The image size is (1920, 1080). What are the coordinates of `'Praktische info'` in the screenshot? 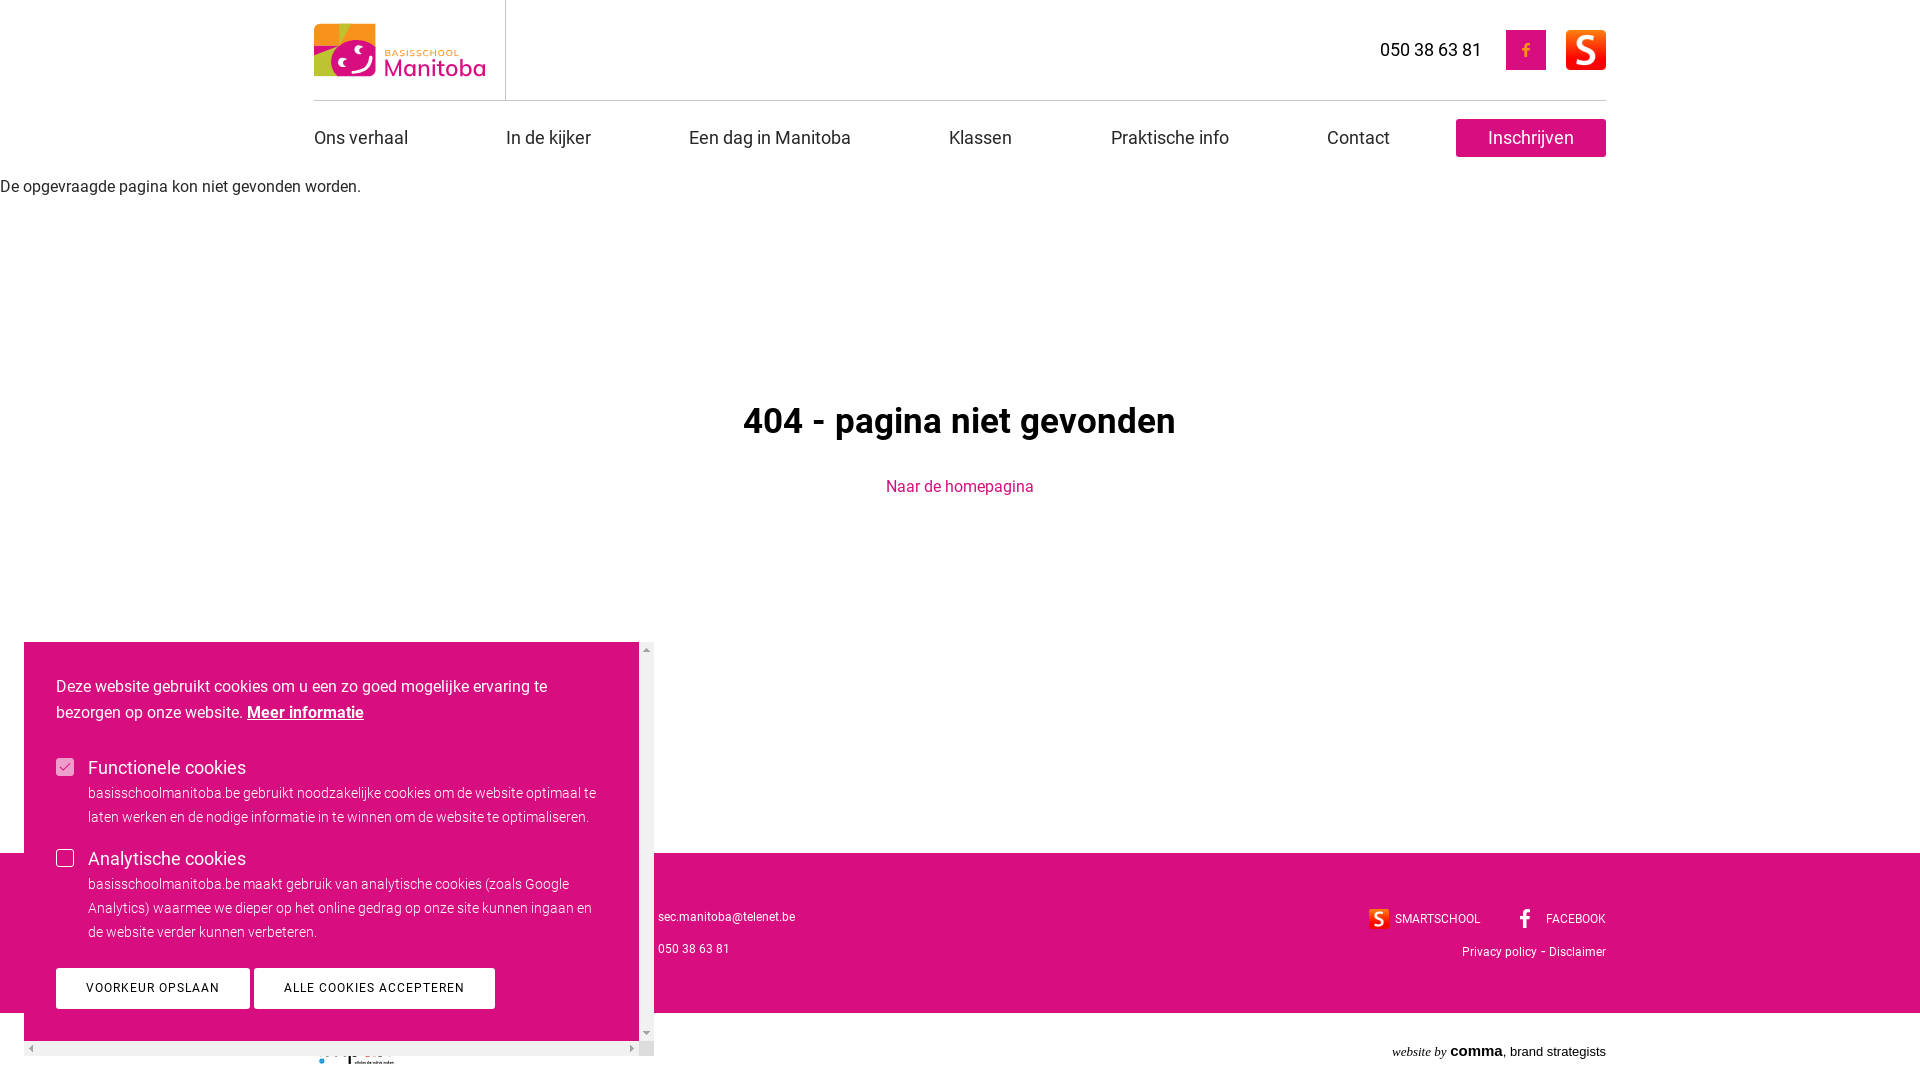 It's located at (1170, 137).